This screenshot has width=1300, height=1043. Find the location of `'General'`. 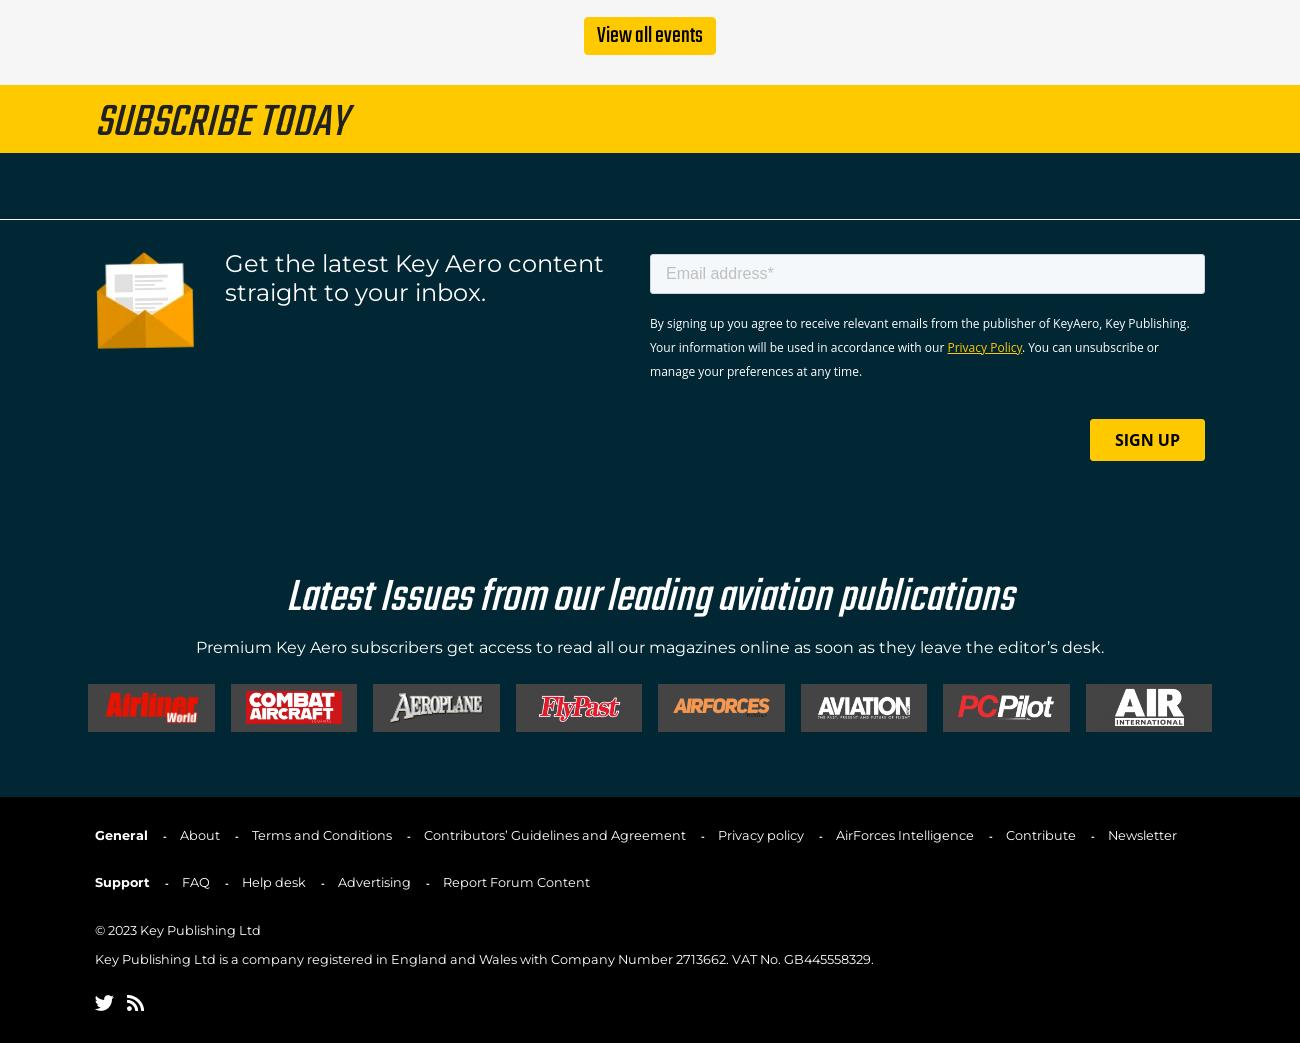

'General' is located at coordinates (120, 834).